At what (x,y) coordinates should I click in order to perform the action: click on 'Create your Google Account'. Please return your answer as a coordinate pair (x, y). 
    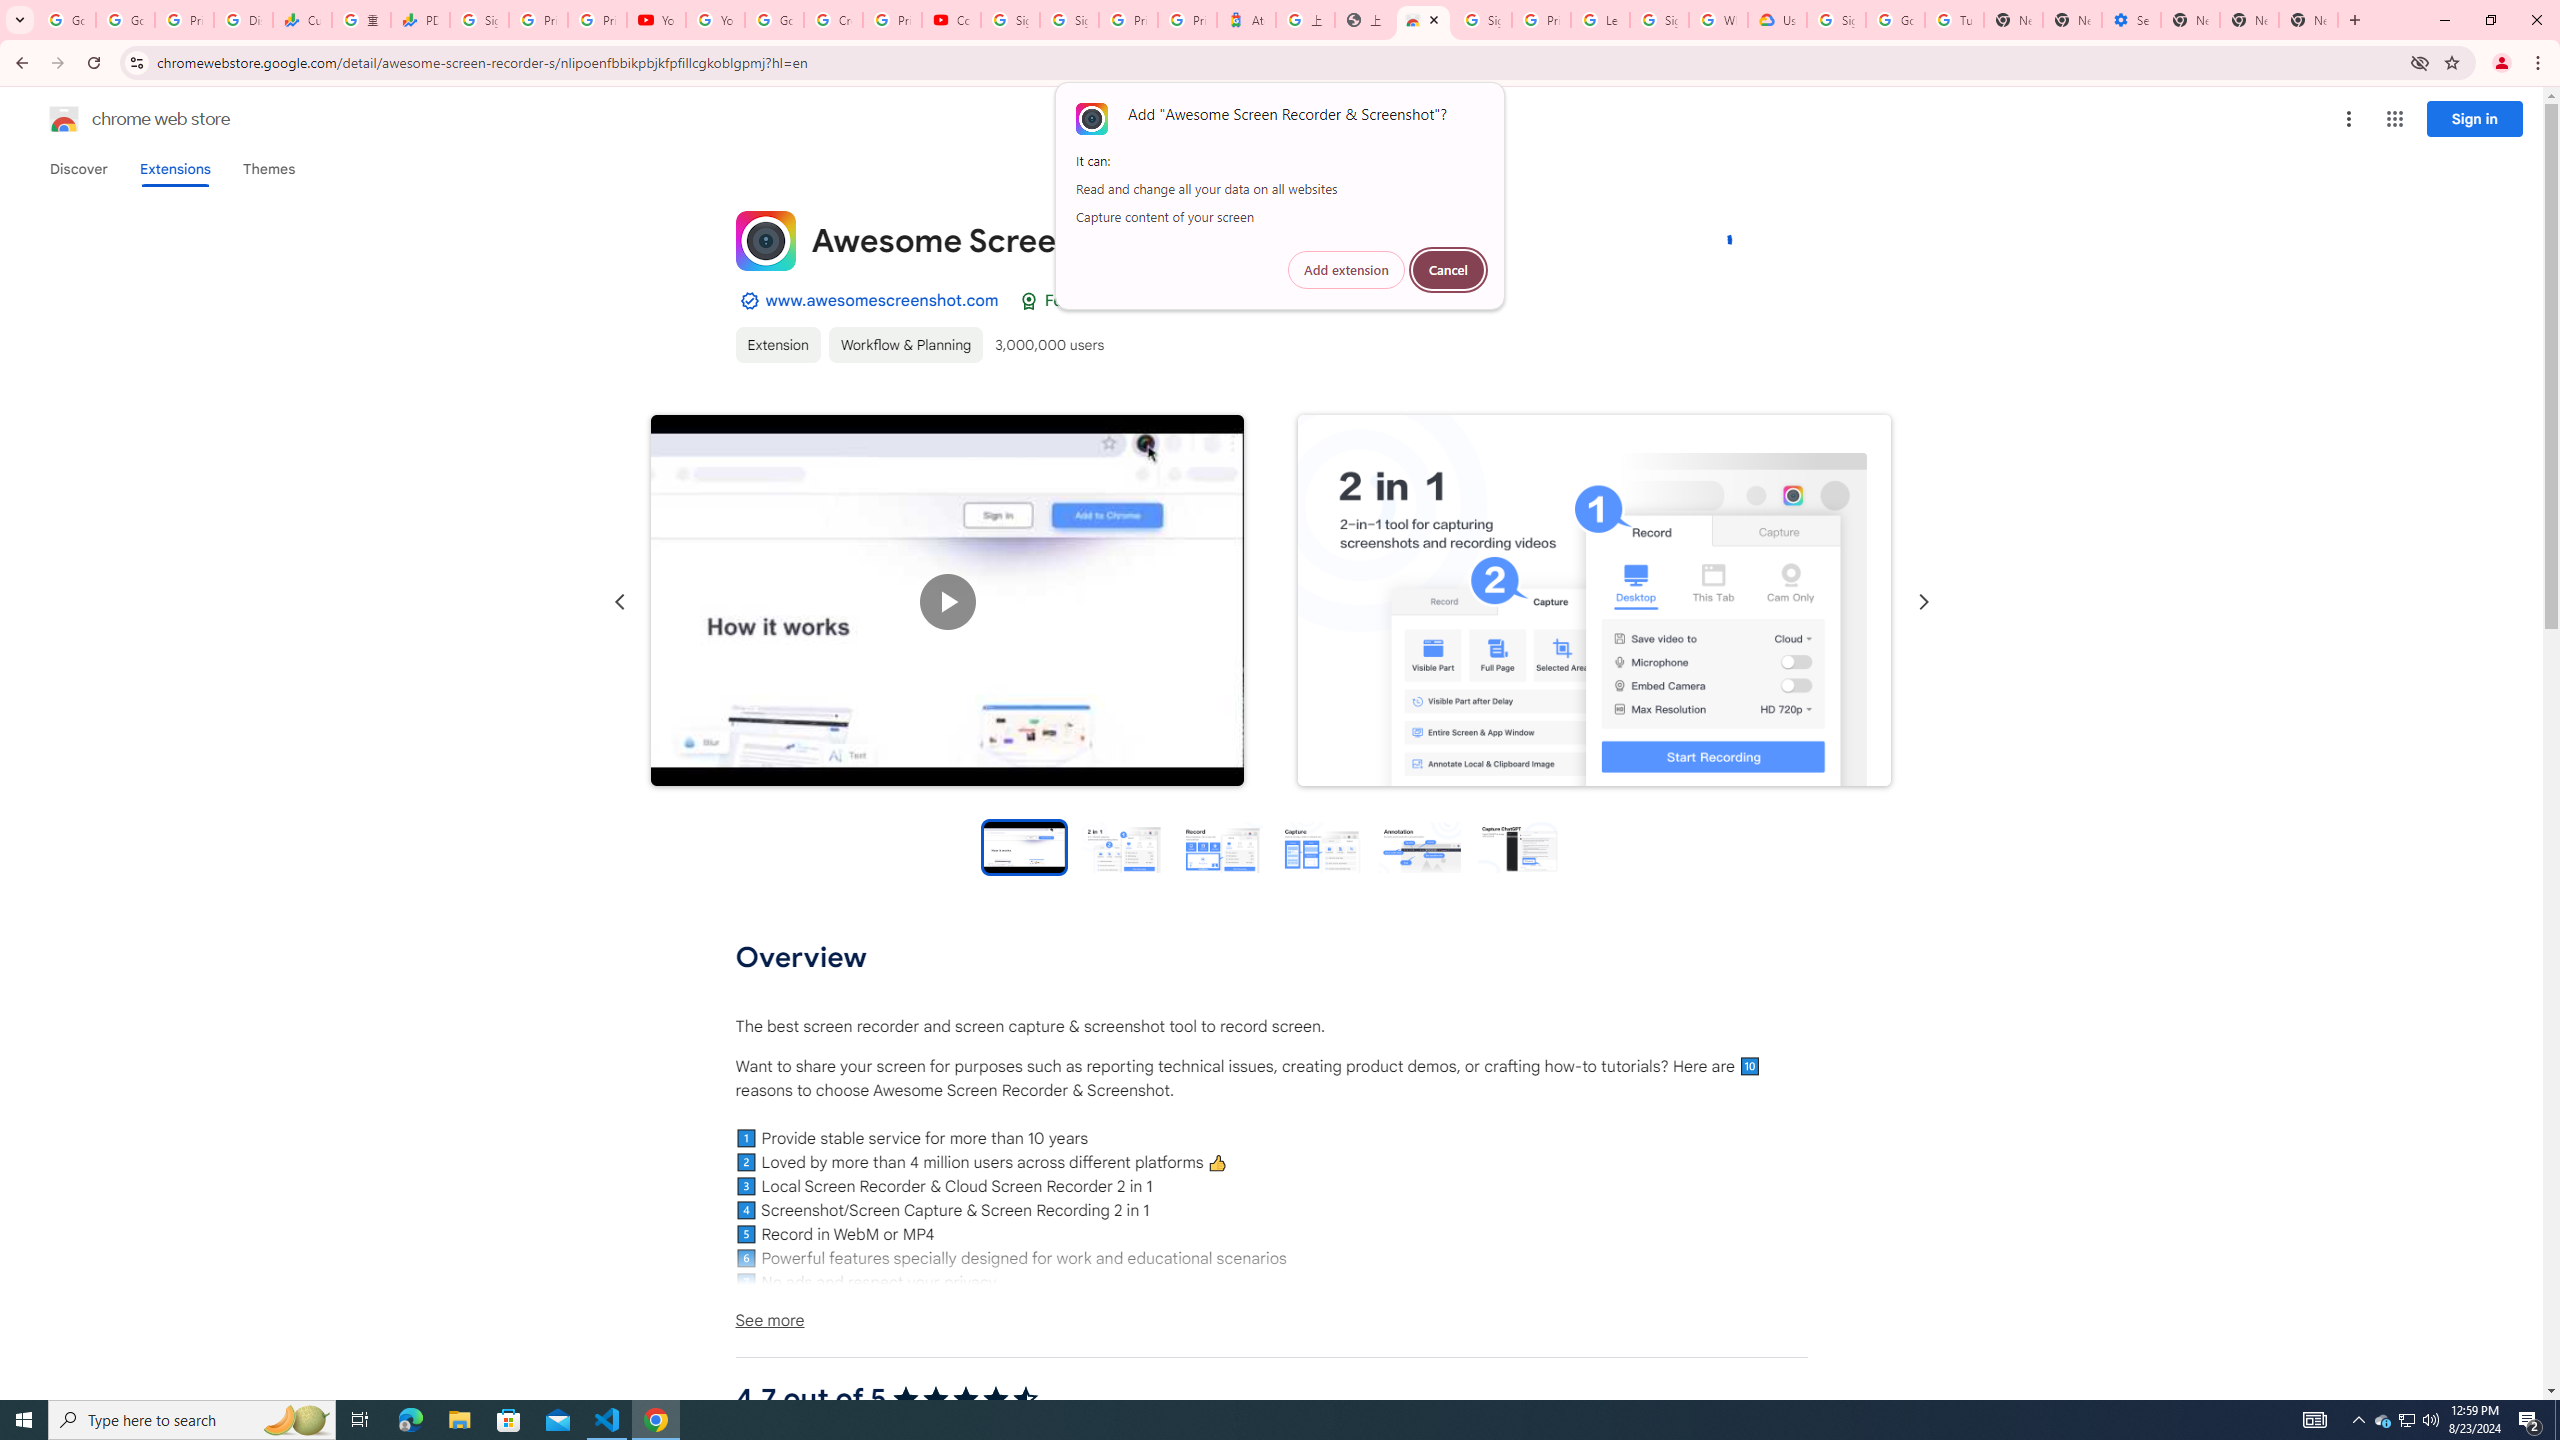
    Looking at the image, I should click on (833, 19).